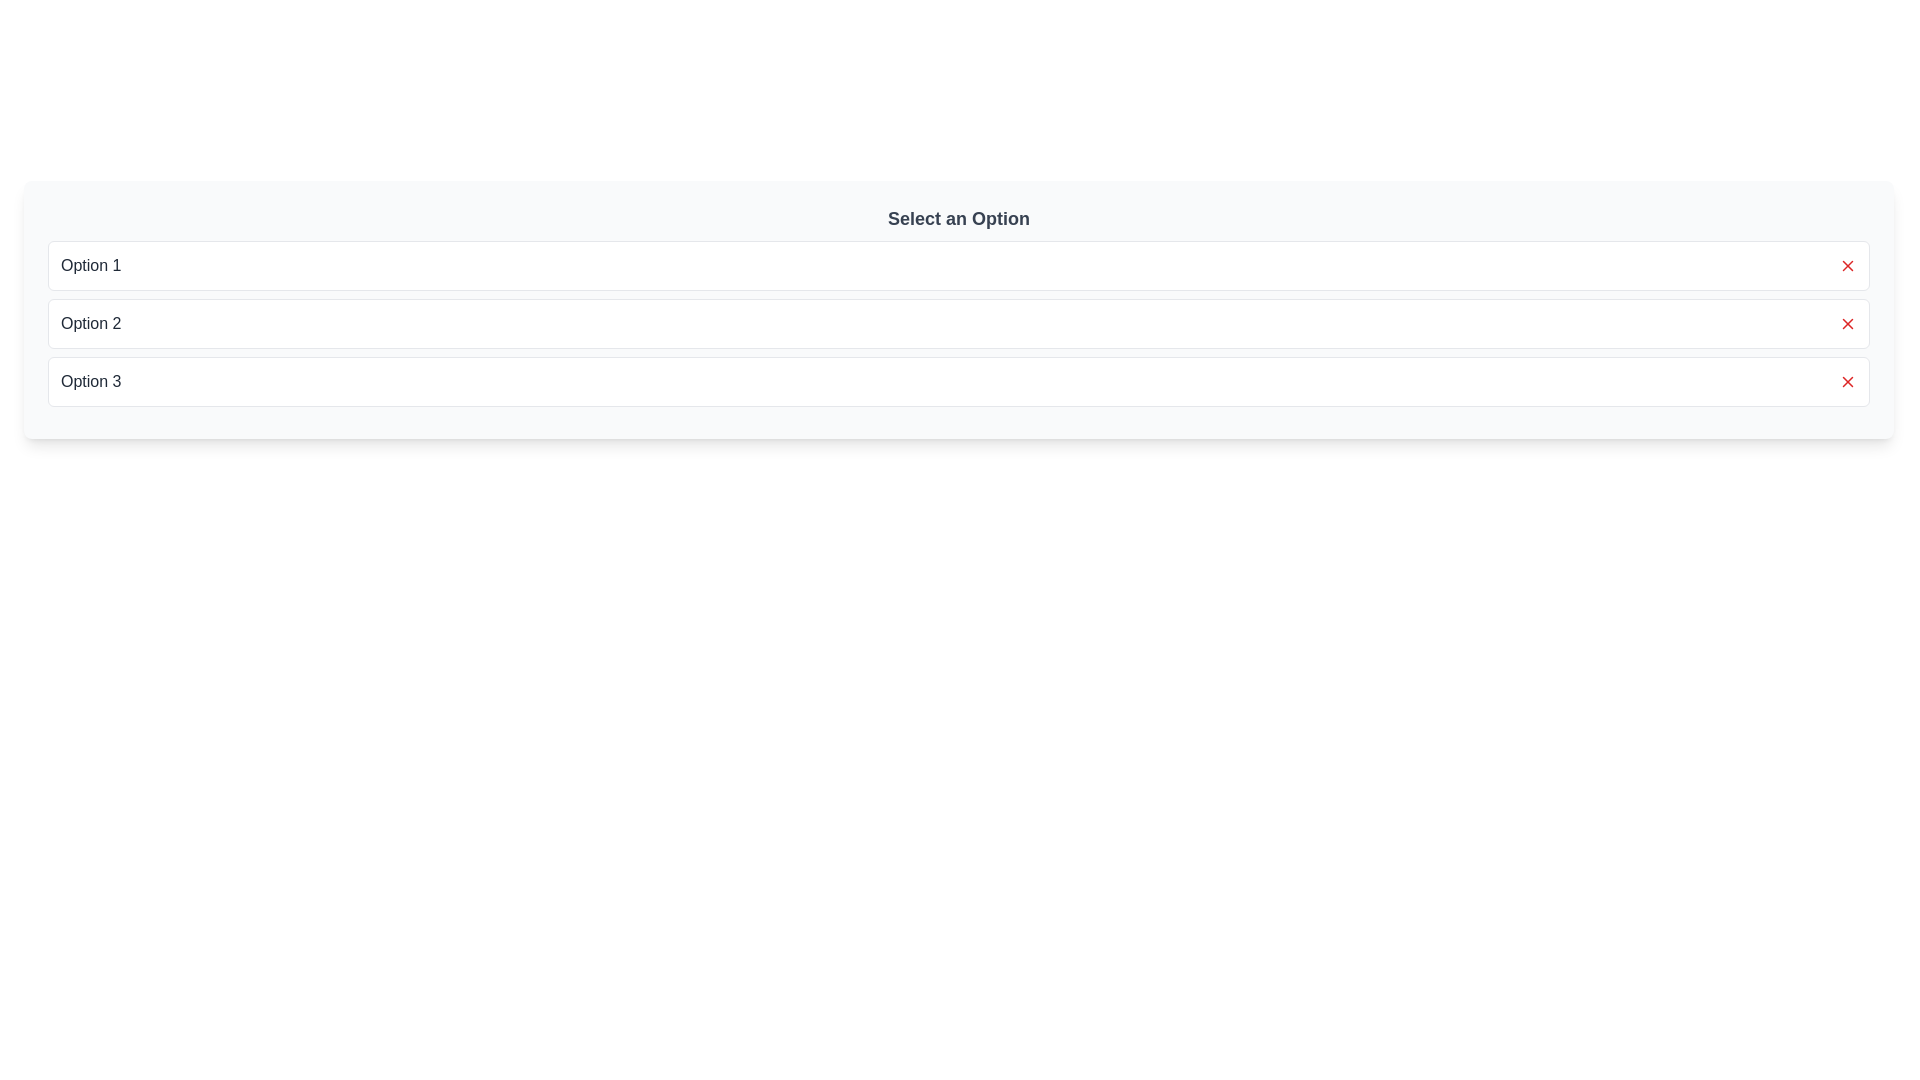 The image size is (1920, 1080). What do you see at coordinates (1847, 265) in the screenshot?
I see `the close or delete icon located in the first row of options, adjacent to 'Option 1'` at bounding box center [1847, 265].